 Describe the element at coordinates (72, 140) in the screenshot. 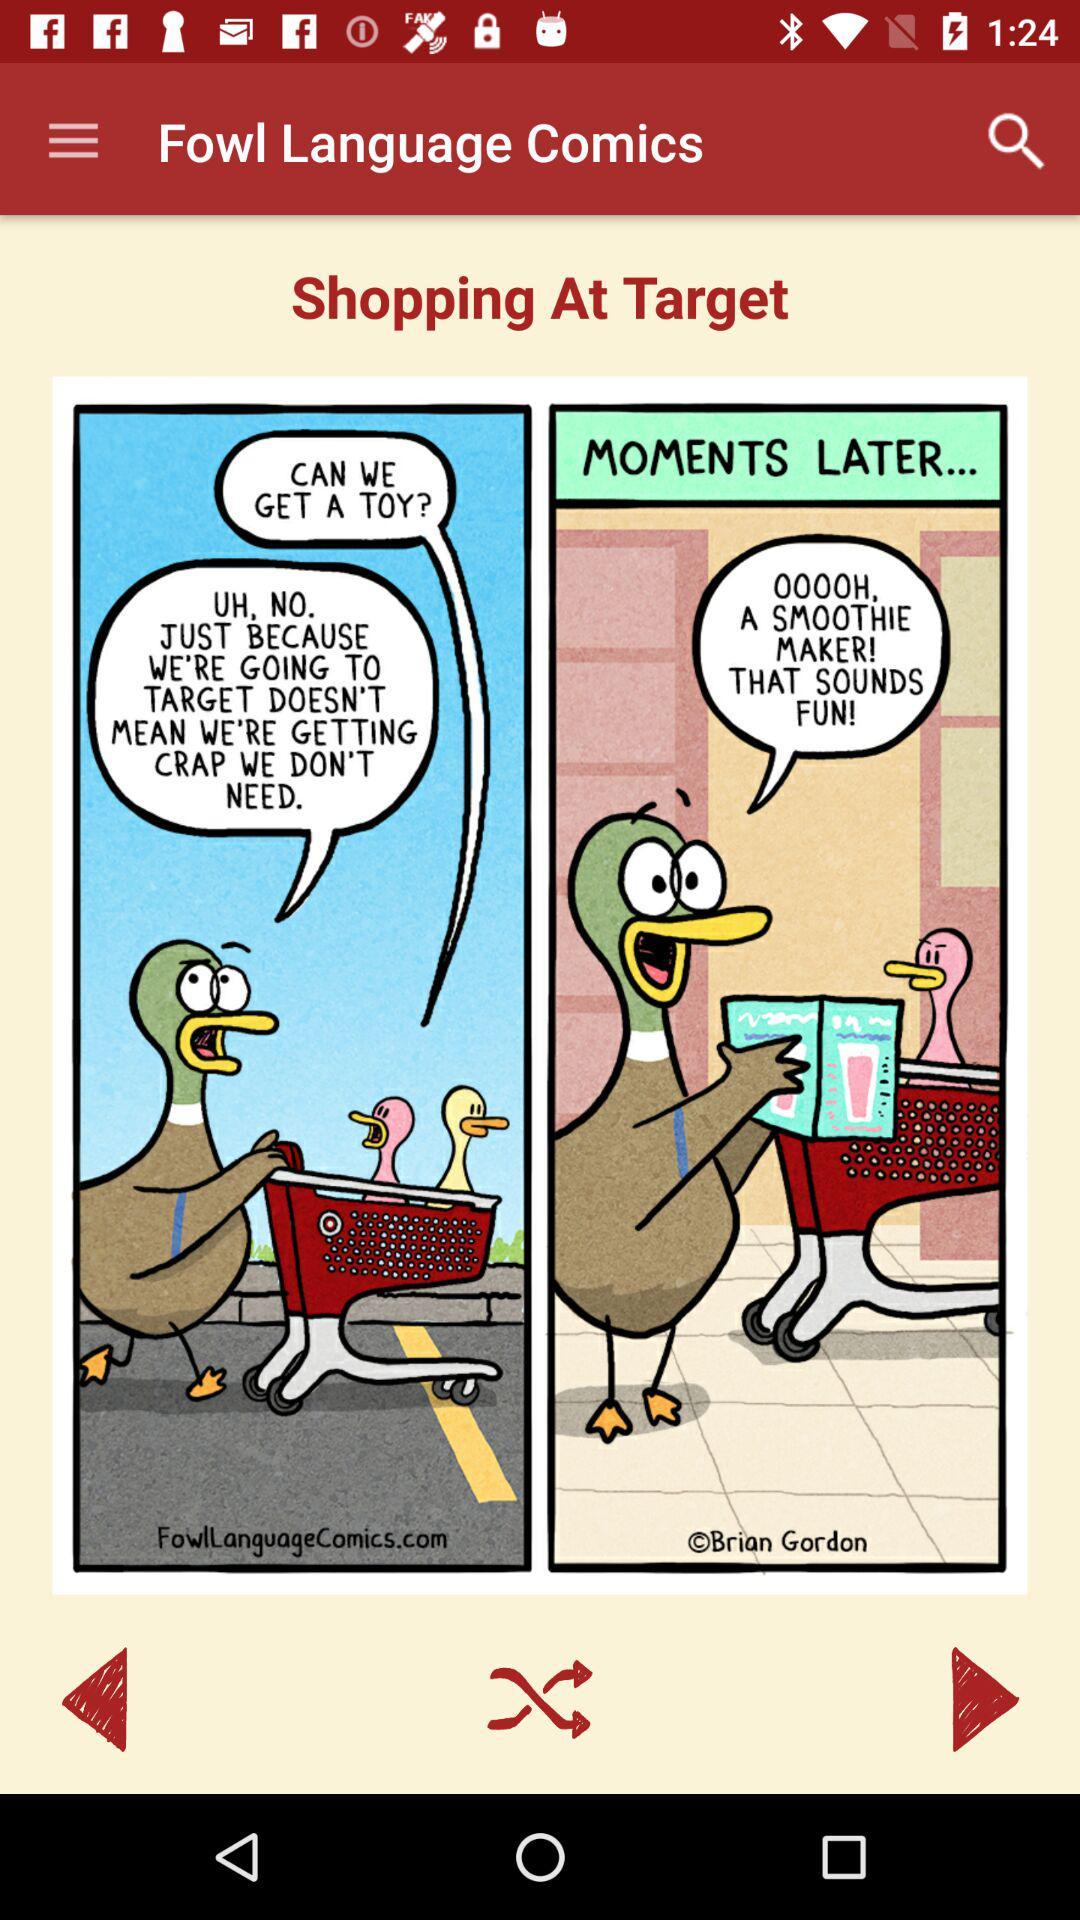

I see `icon to the left of fowl language comics item` at that location.